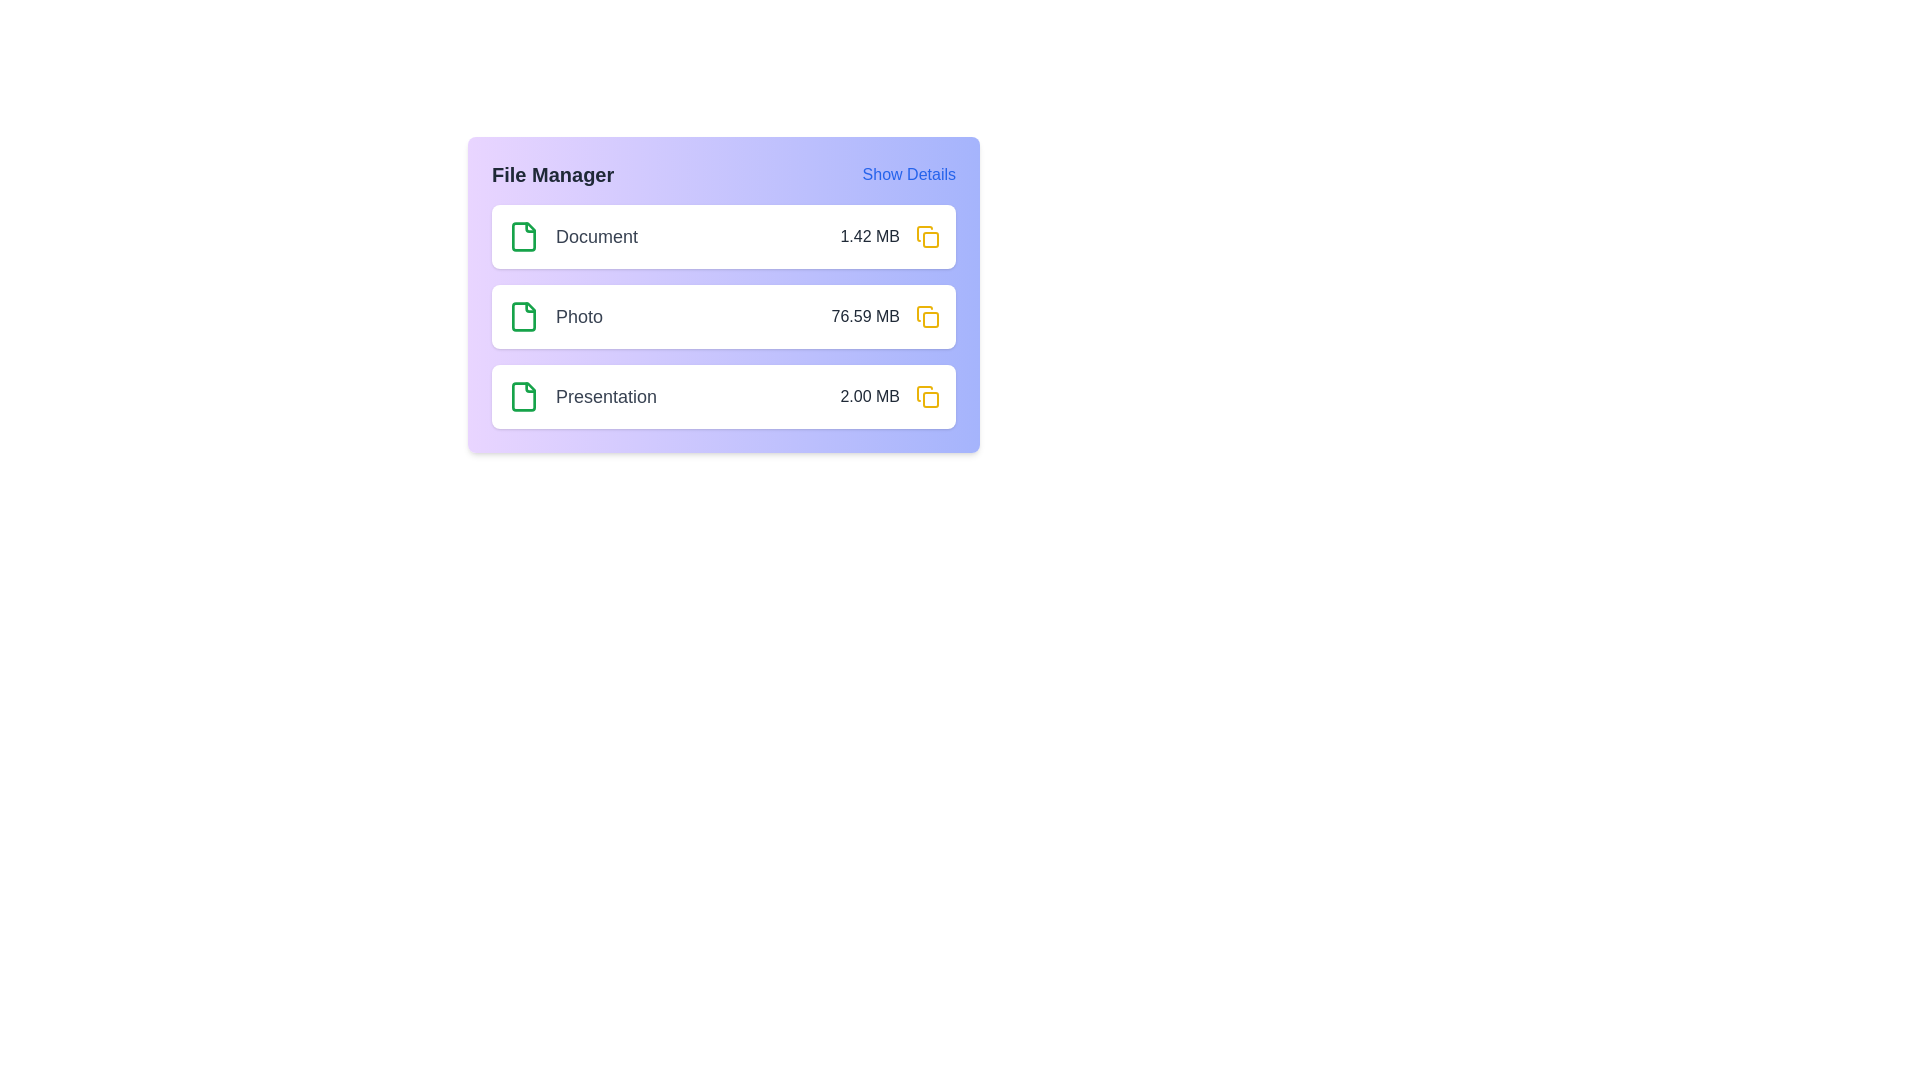 The width and height of the screenshot is (1920, 1080). Describe the element at coordinates (870, 397) in the screenshot. I see `the static text label displaying the file size, located in the third row of the 'Presentation' column, to the right of the folder icon` at that location.